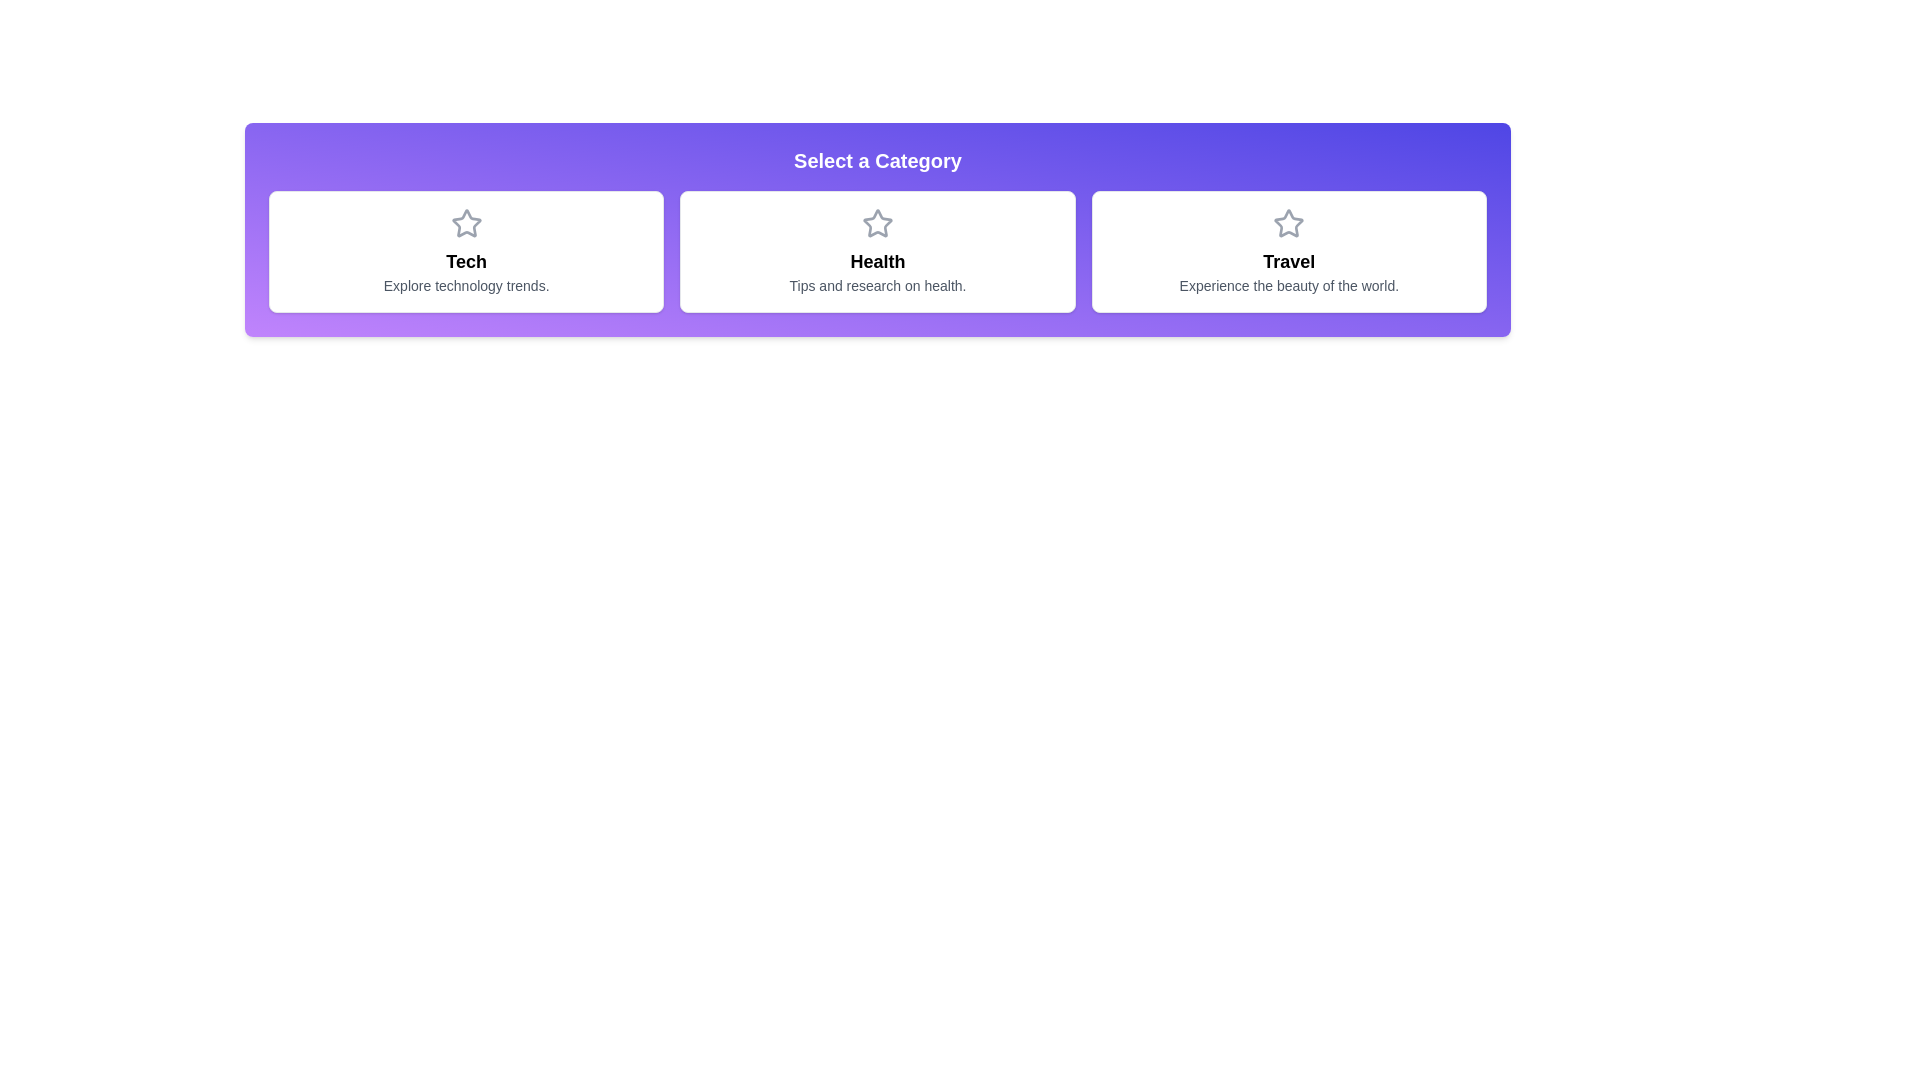 Image resolution: width=1920 pixels, height=1080 pixels. Describe the element at coordinates (465, 272) in the screenshot. I see `the text block displaying bold text 'Tech' followed by smaller gray text 'Explore technology trends.' located in the top-left card under the 'Select a Category' section` at that location.